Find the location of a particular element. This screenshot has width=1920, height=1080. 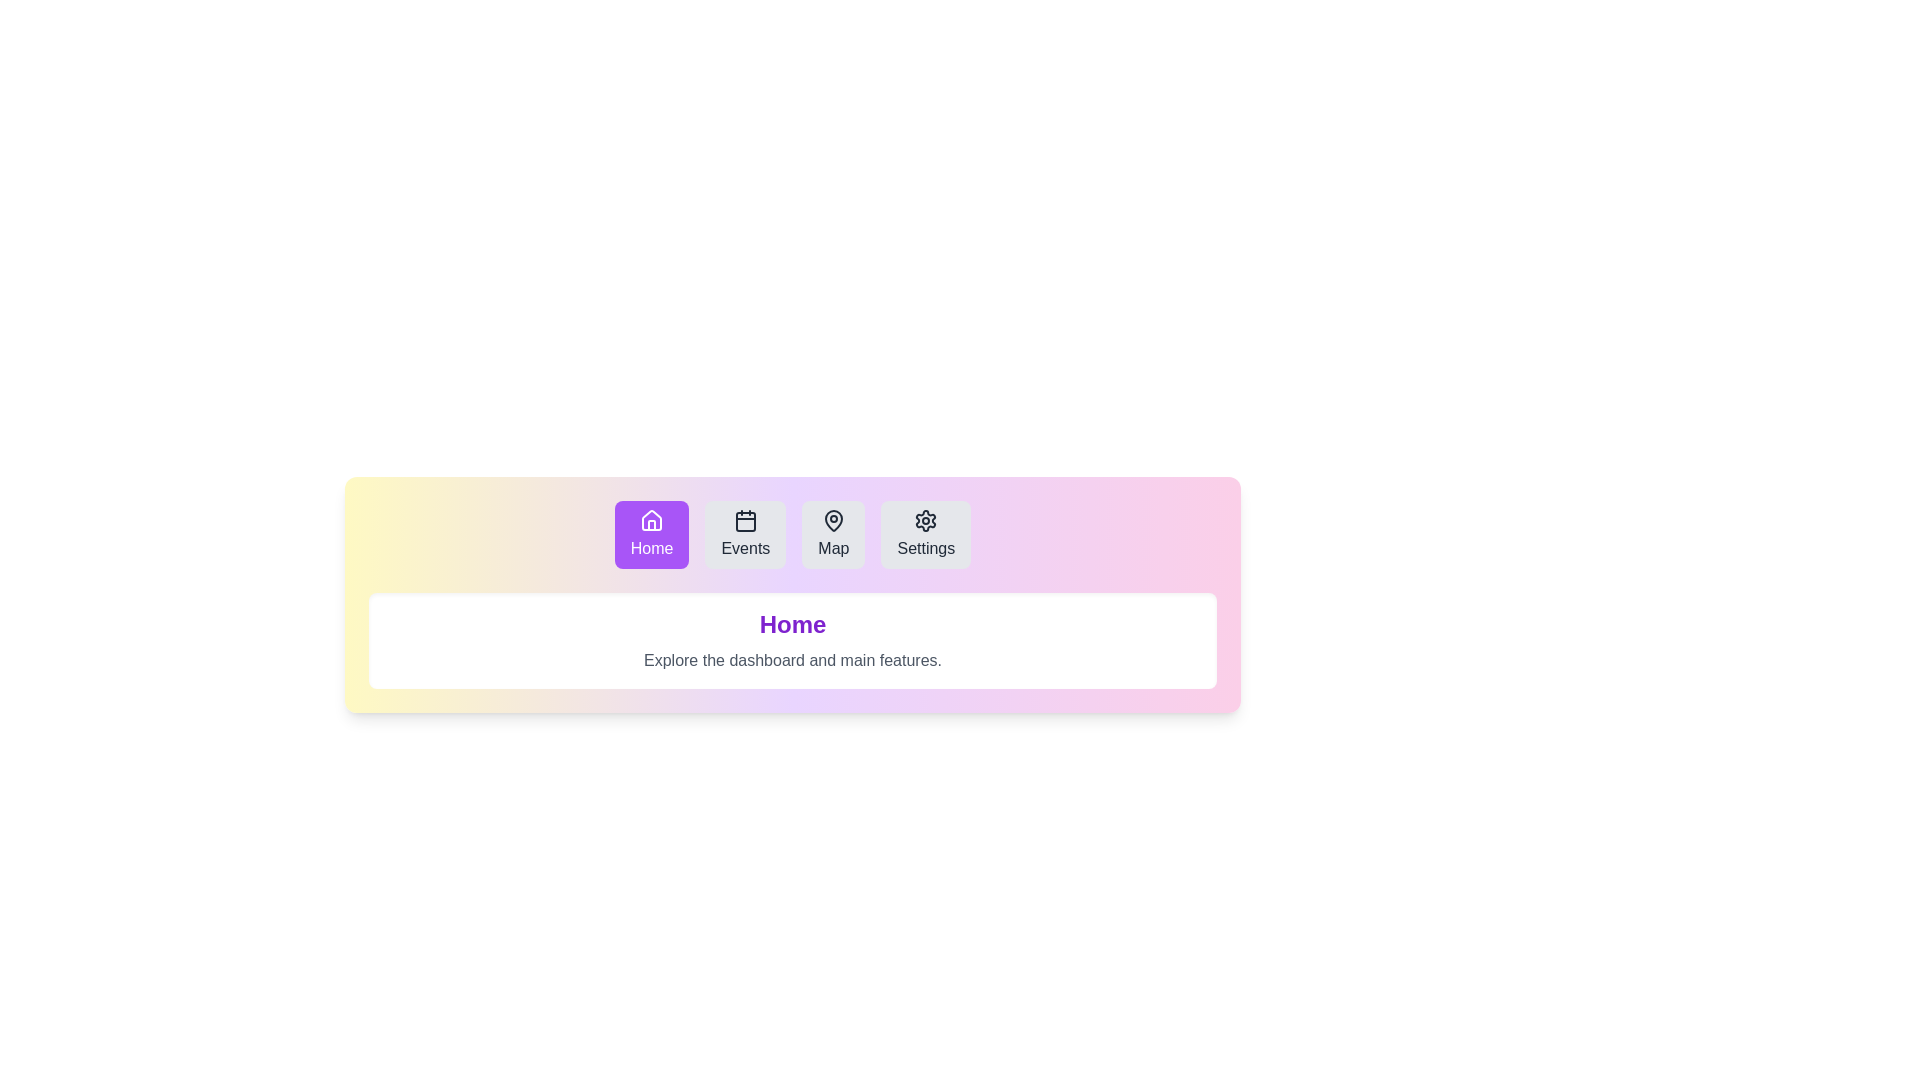

the Events tab to select it is located at coordinates (744, 534).